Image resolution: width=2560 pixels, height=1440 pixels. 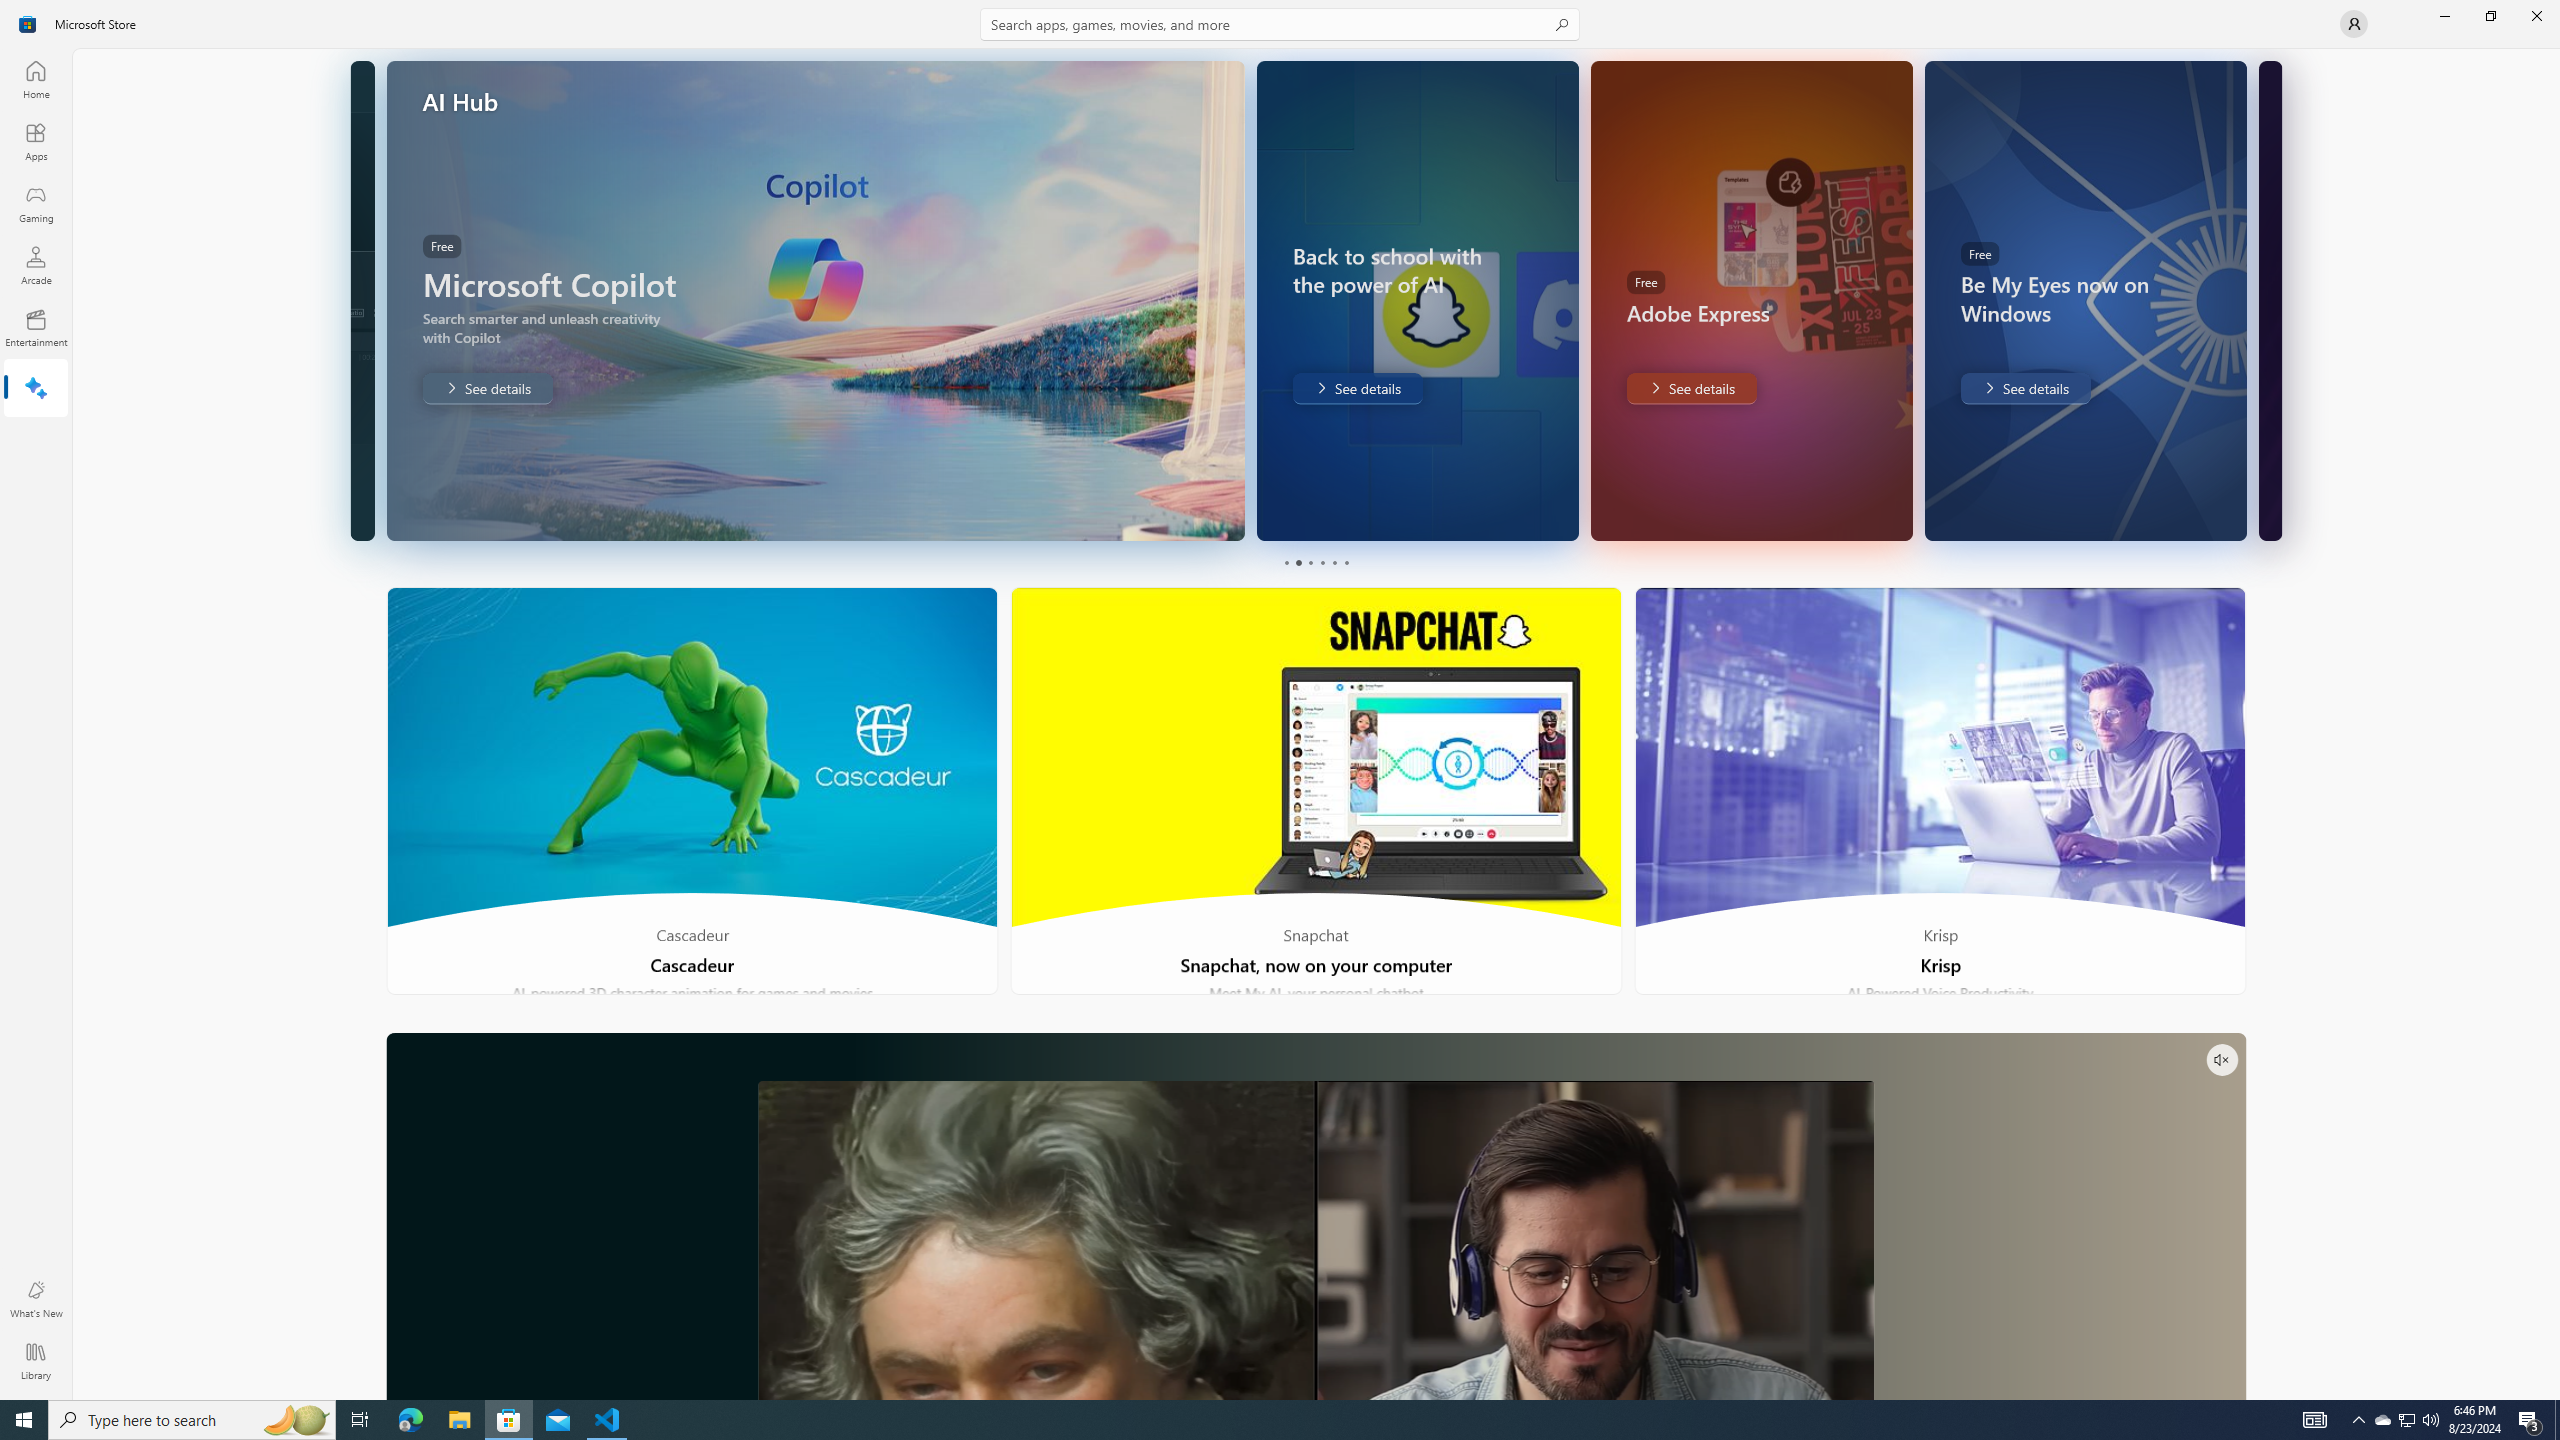 I want to click on 'Page 4', so click(x=1321, y=562).